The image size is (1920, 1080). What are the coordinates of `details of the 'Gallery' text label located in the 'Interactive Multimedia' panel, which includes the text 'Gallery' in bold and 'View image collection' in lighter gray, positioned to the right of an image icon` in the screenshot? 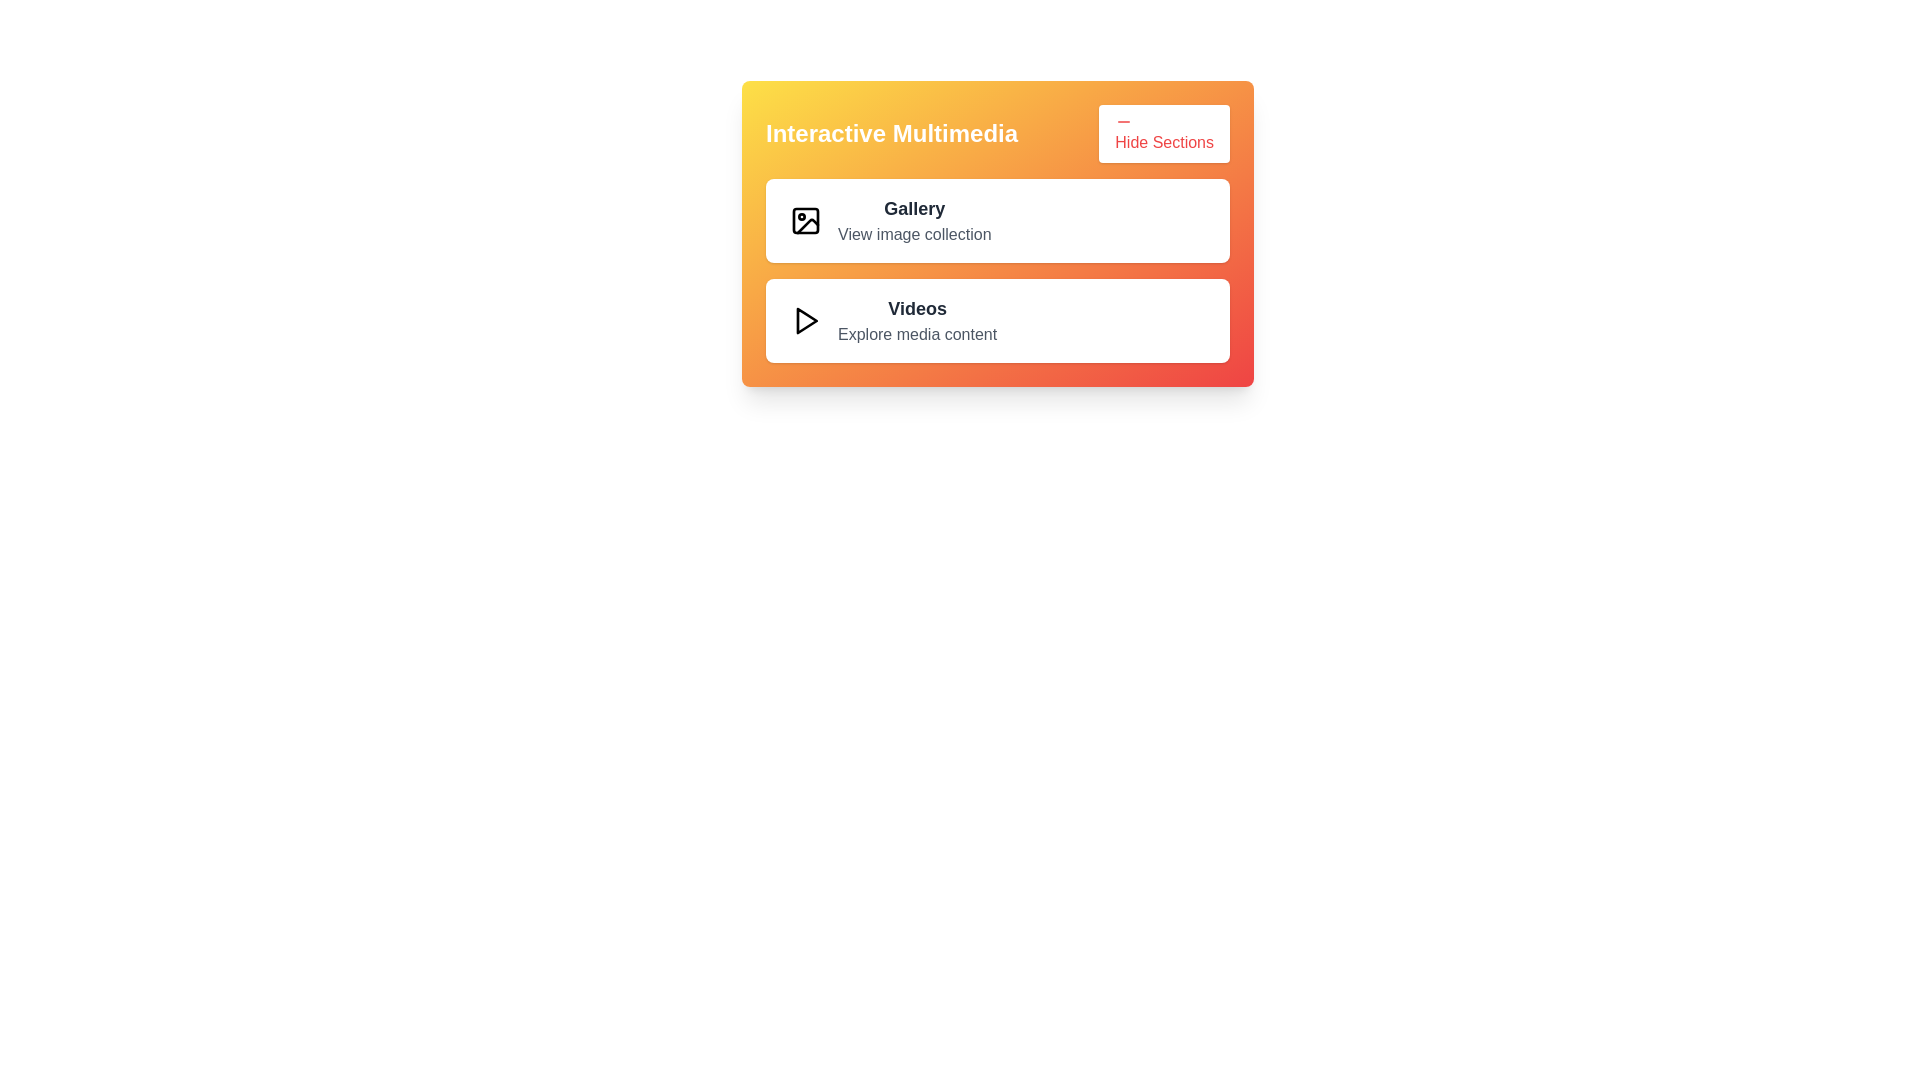 It's located at (913, 220).